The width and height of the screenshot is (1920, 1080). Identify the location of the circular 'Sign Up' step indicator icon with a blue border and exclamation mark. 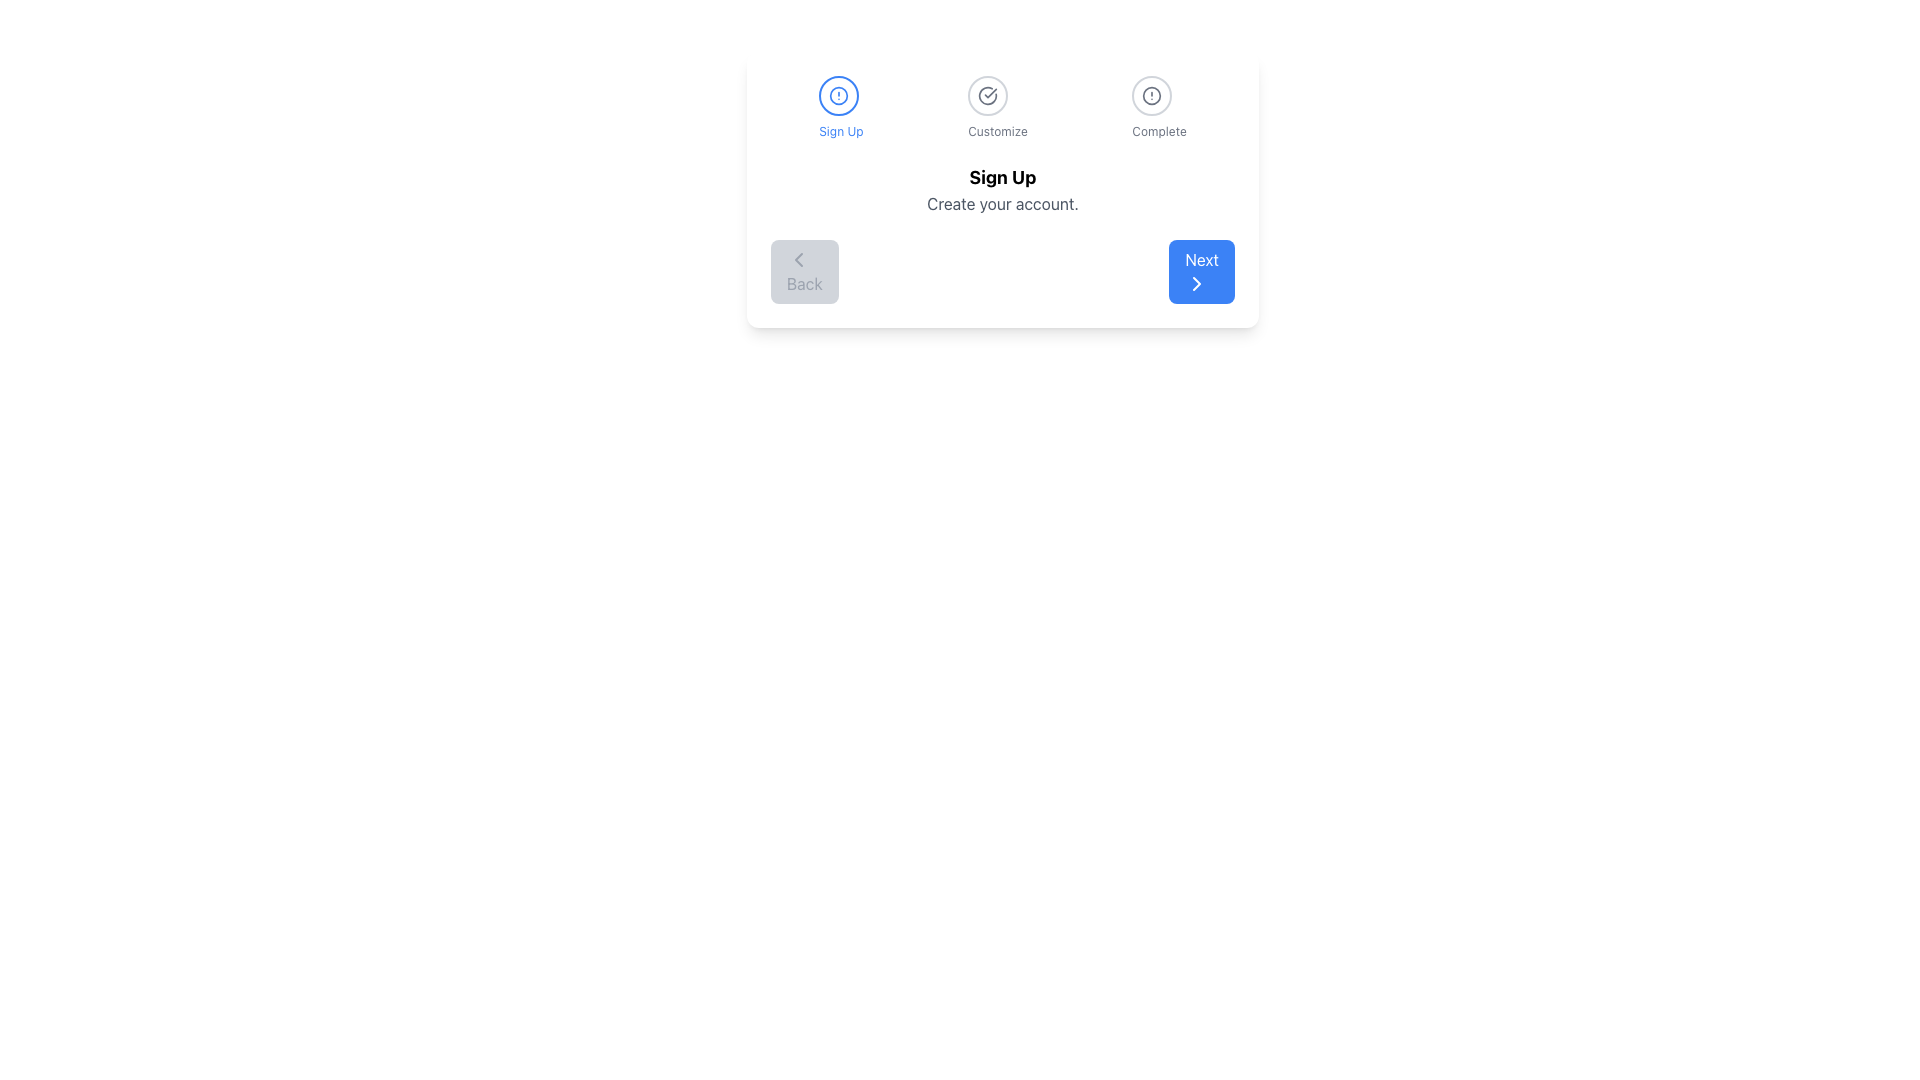
(841, 108).